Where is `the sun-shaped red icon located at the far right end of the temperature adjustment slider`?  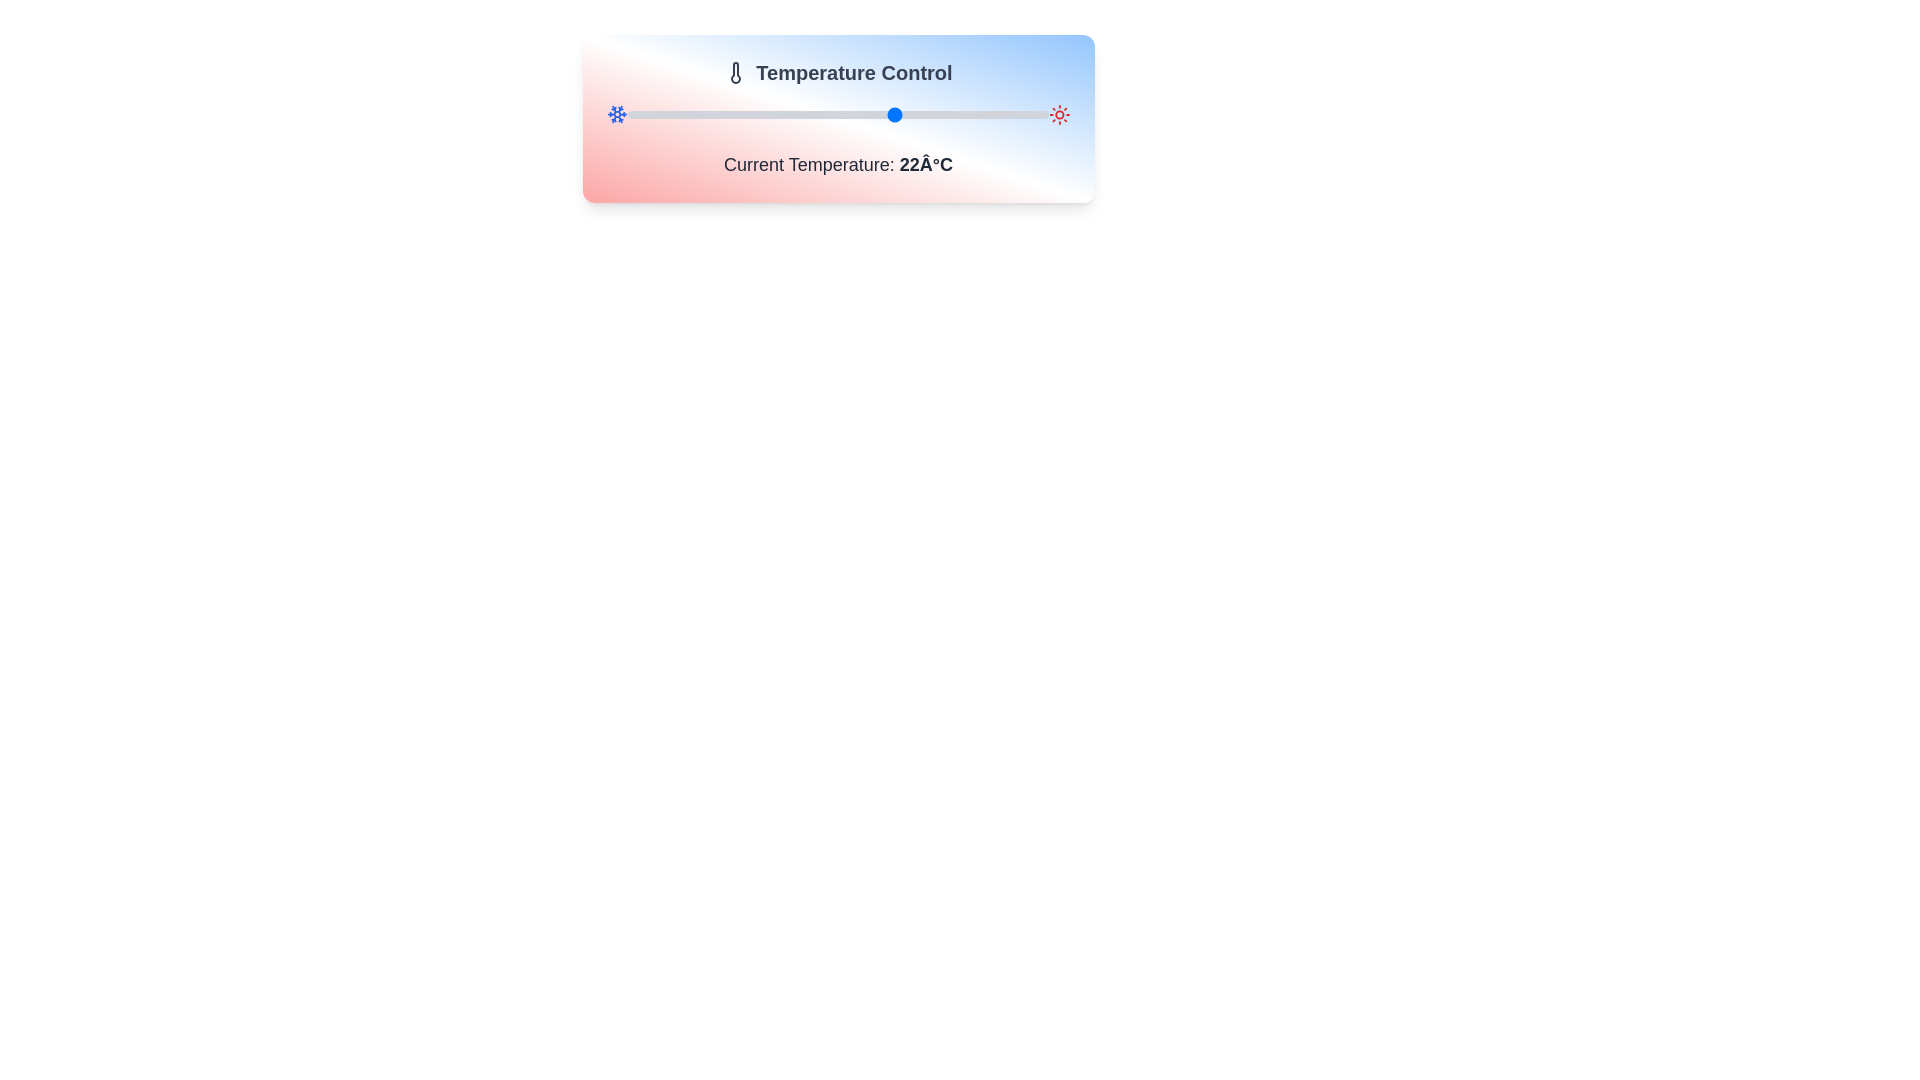
the sun-shaped red icon located at the far right end of the temperature adjustment slider is located at coordinates (1058, 115).